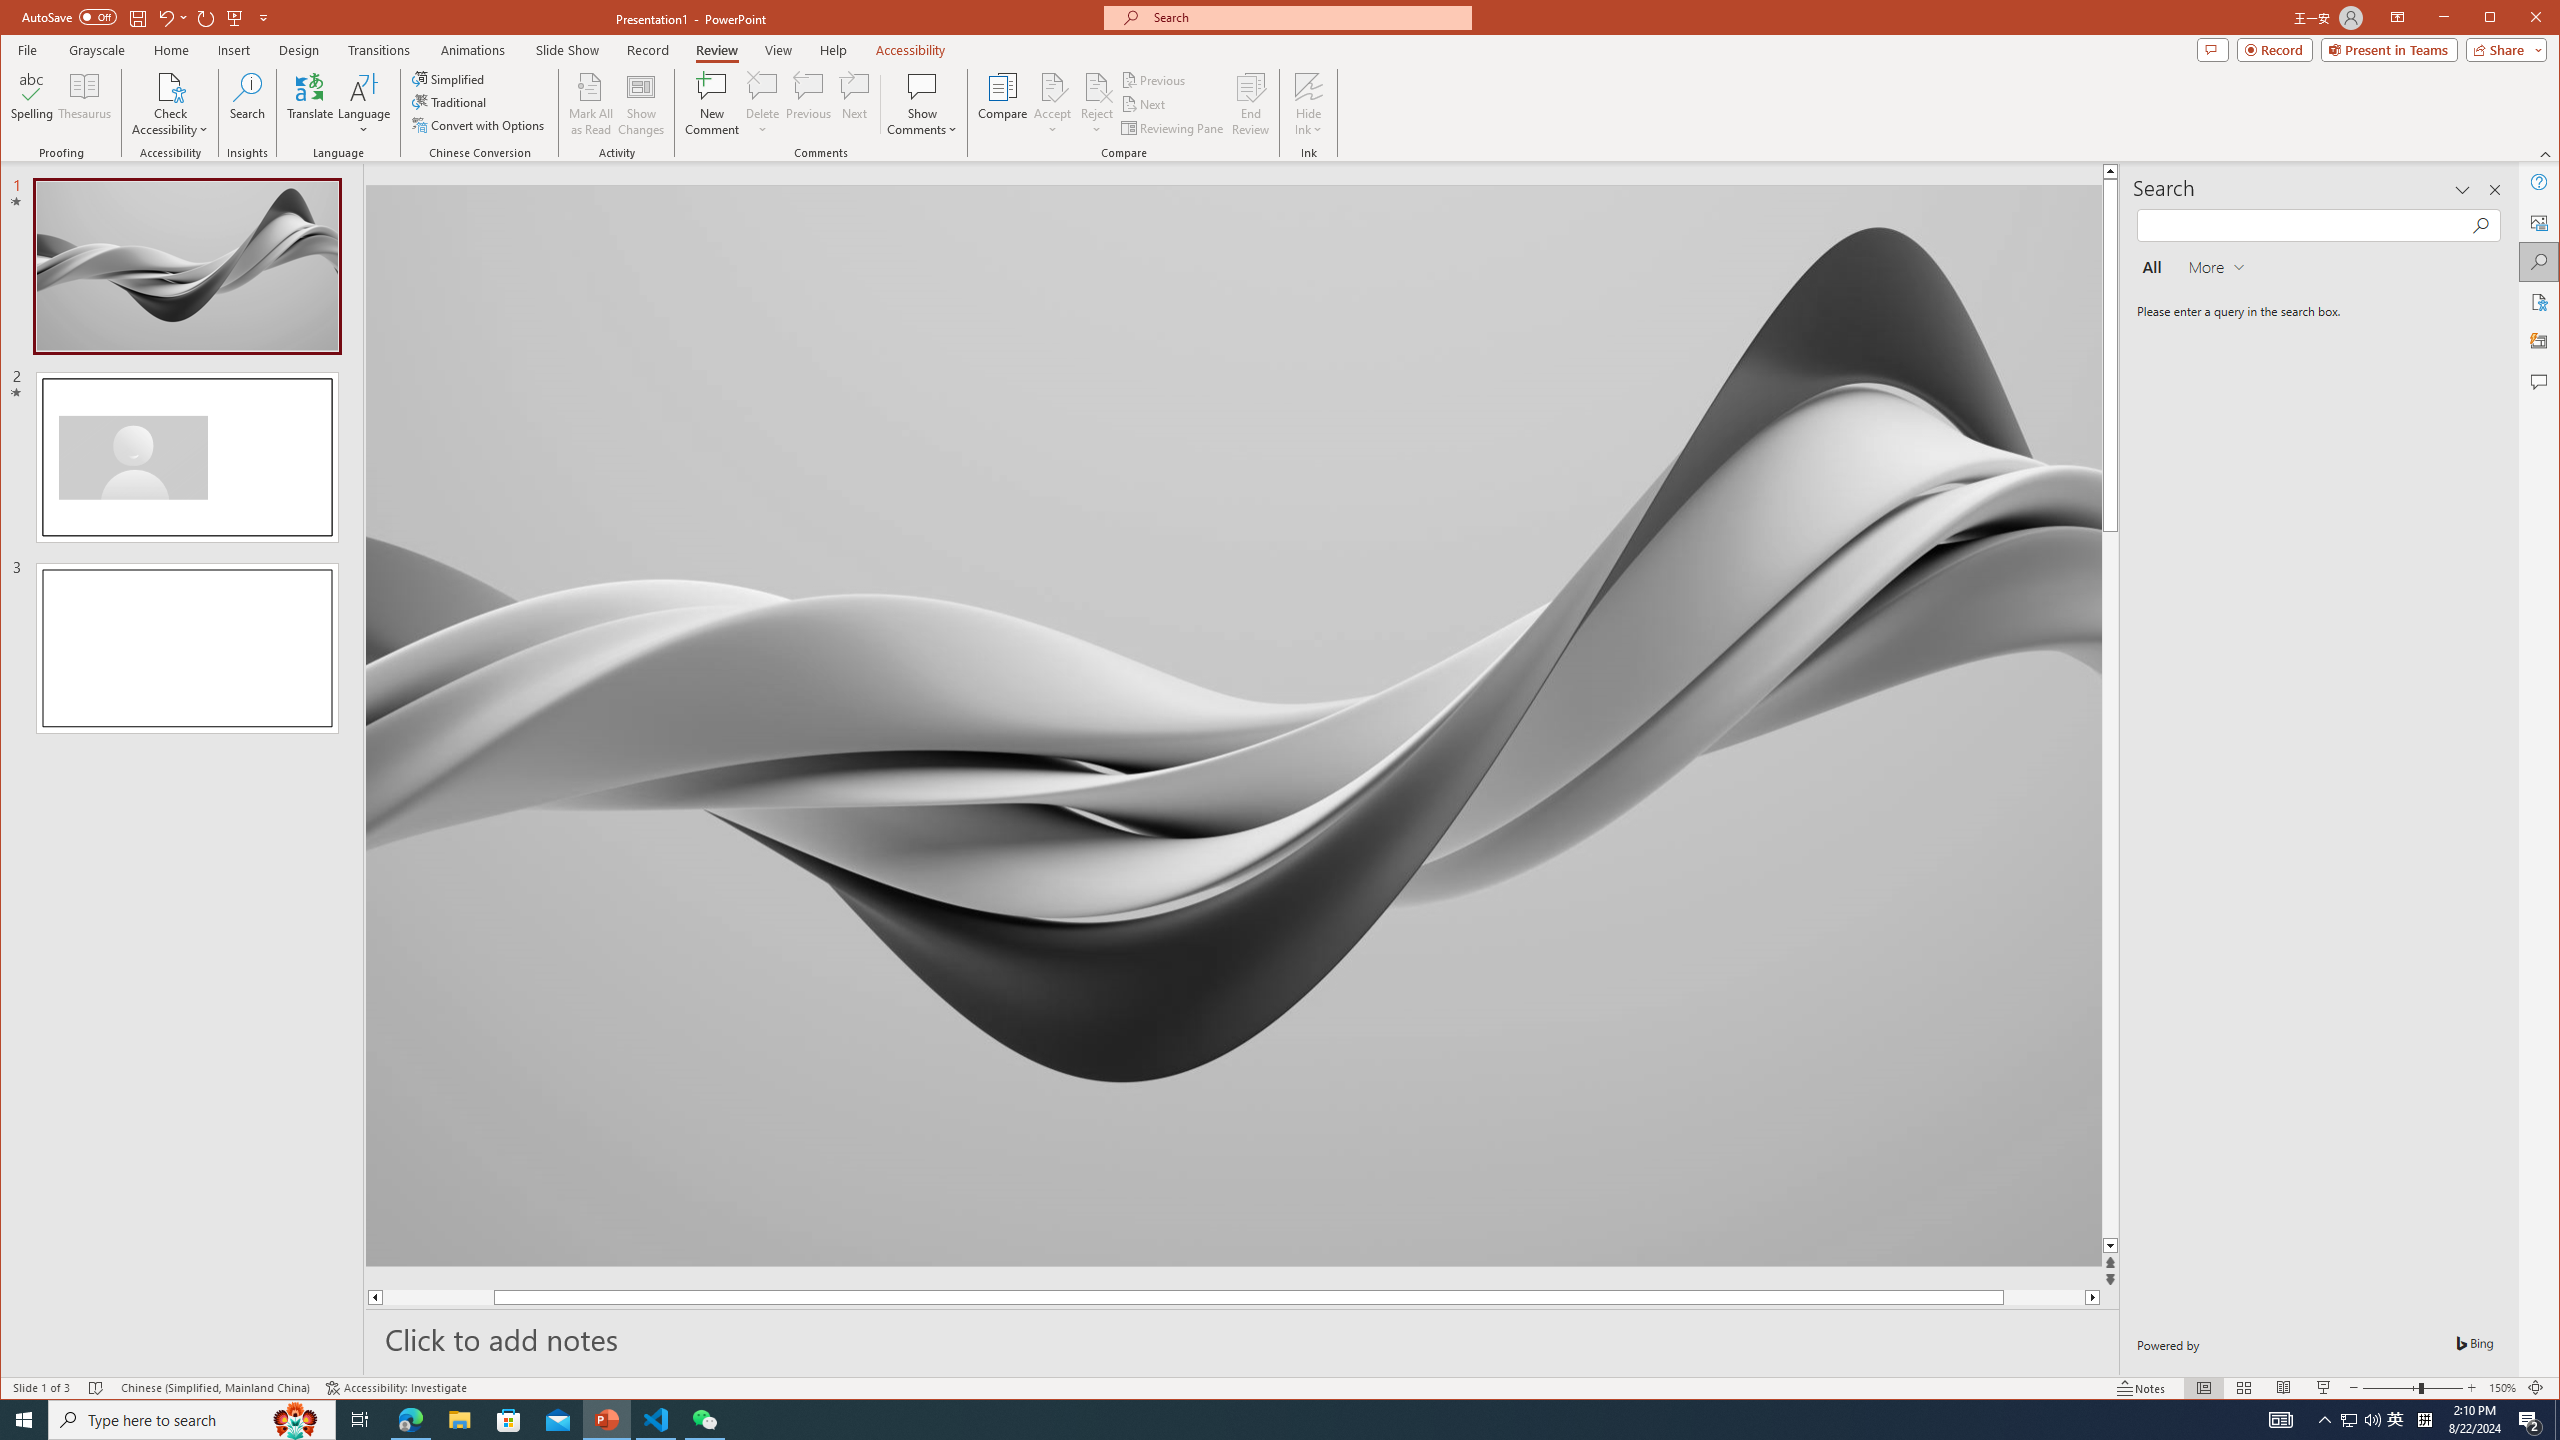 The image size is (2560, 1440). What do you see at coordinates (363, 103) in the screenshot?
I see `'Language'` at bounding box center [363, 103].